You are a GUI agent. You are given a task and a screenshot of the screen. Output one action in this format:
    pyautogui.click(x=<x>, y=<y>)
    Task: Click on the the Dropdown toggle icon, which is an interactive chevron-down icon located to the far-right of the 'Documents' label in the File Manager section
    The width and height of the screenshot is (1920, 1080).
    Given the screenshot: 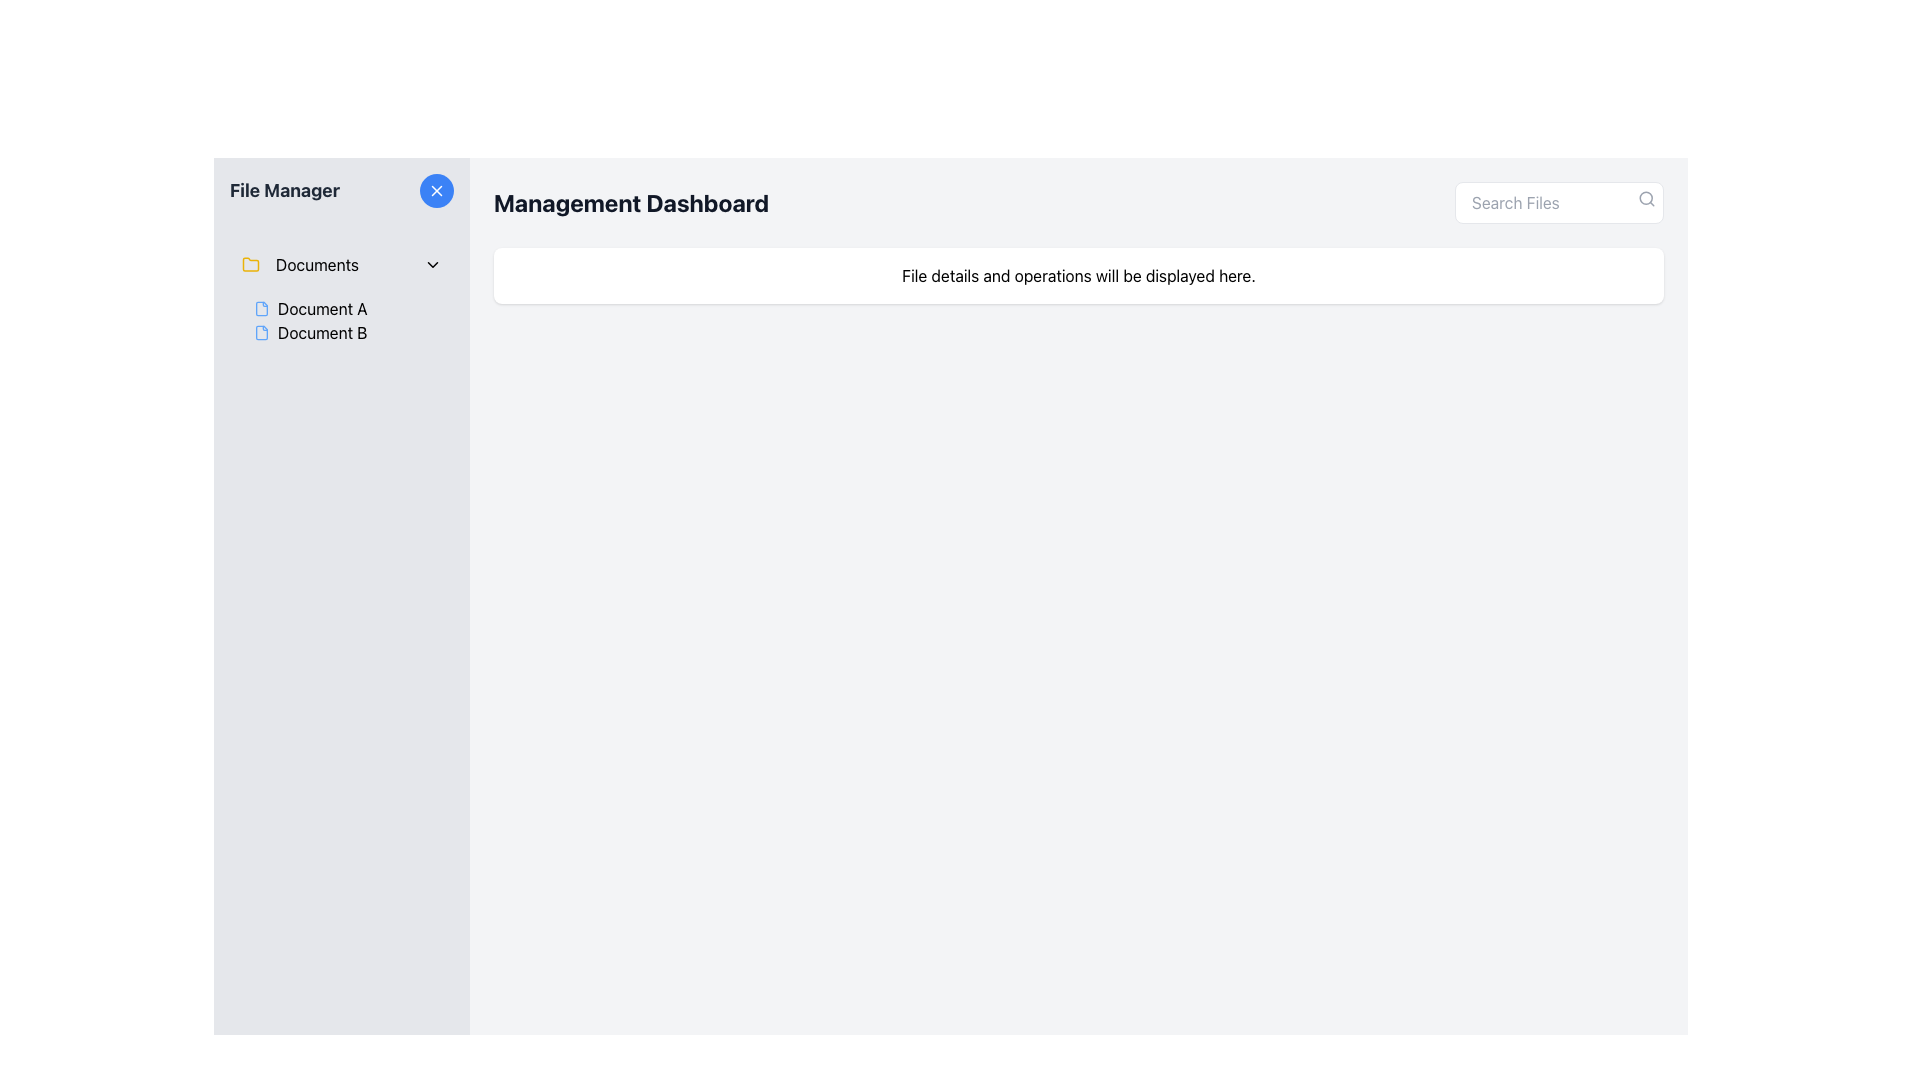 What is the action you would take?
    pyautogui.click(x=431, y=264)
    